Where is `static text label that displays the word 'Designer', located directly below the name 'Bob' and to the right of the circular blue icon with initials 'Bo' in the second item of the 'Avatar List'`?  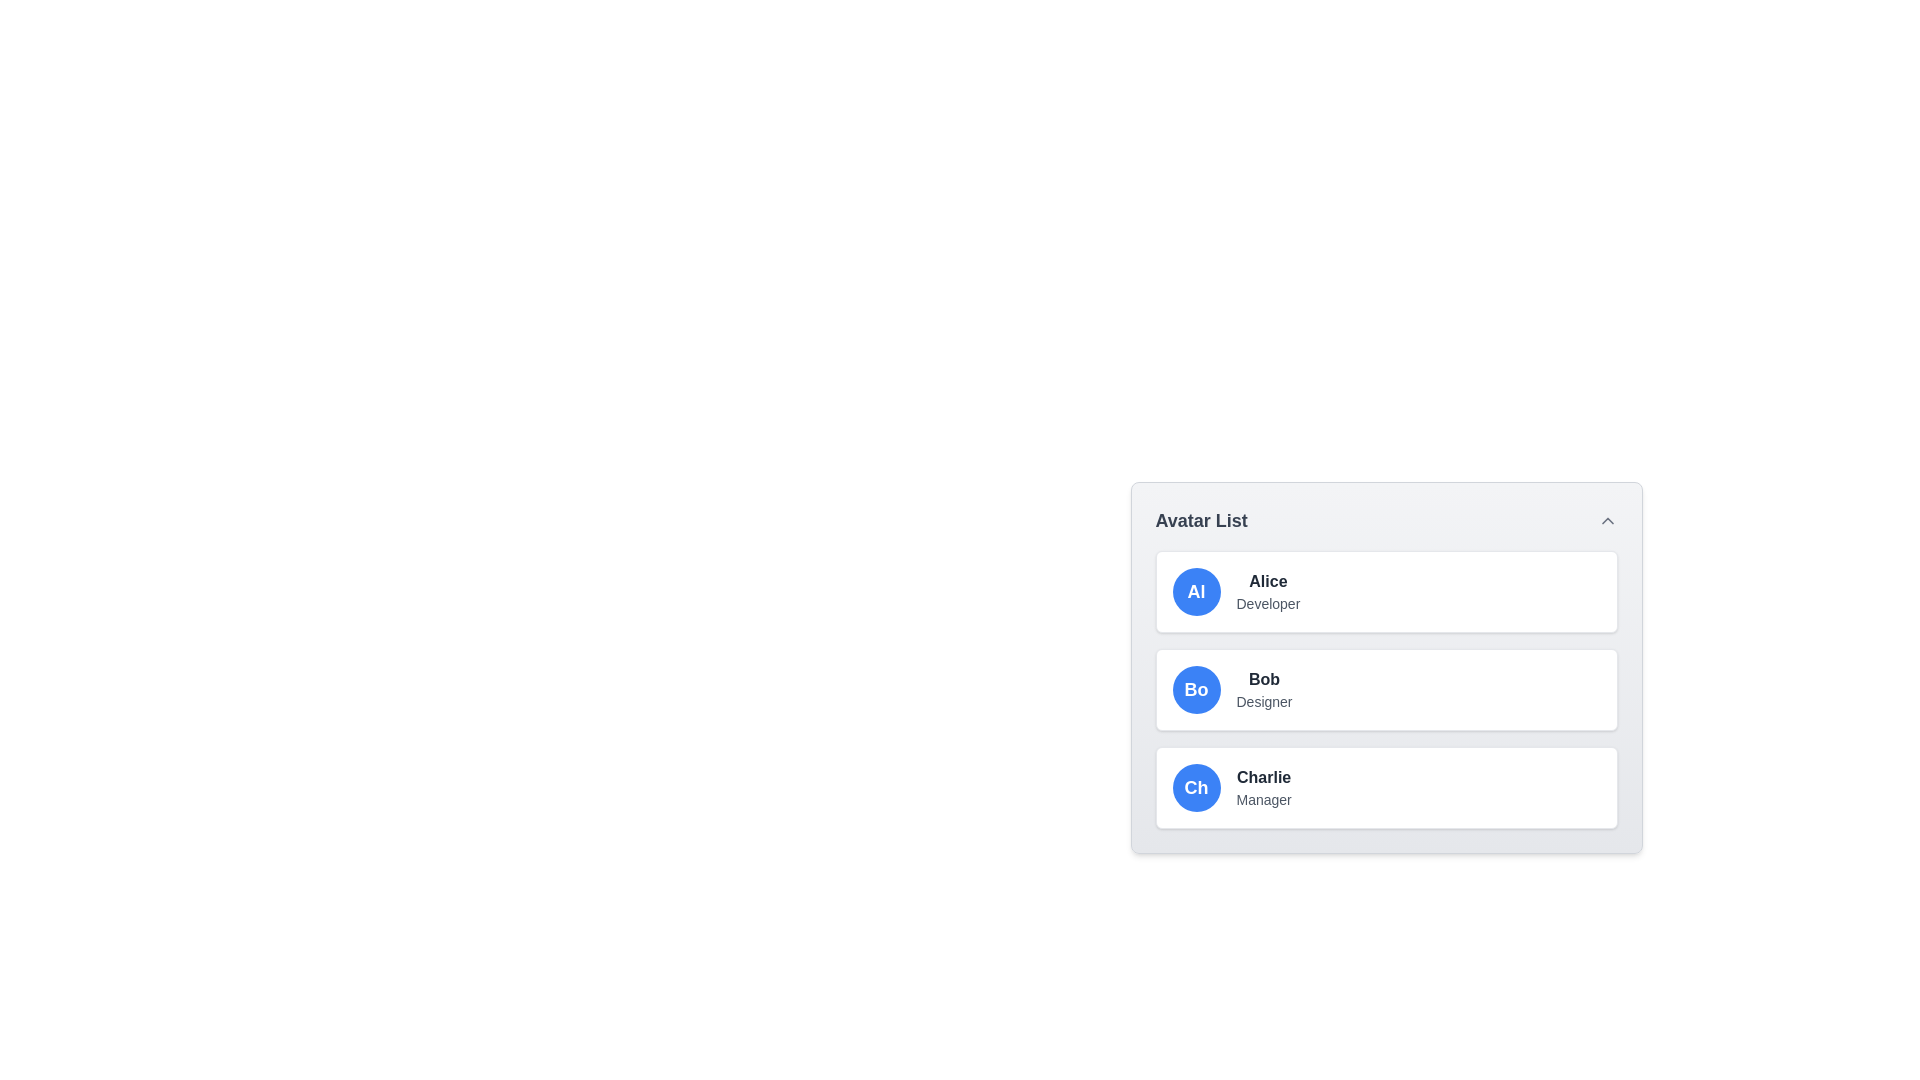 static text label that displays the word 'Designer', located directly below the name 'Bob' and to the right of the circular blue icon with initials 'Bo' in the second item of the 'Avatar List' is located at coordinates (1263, 701).